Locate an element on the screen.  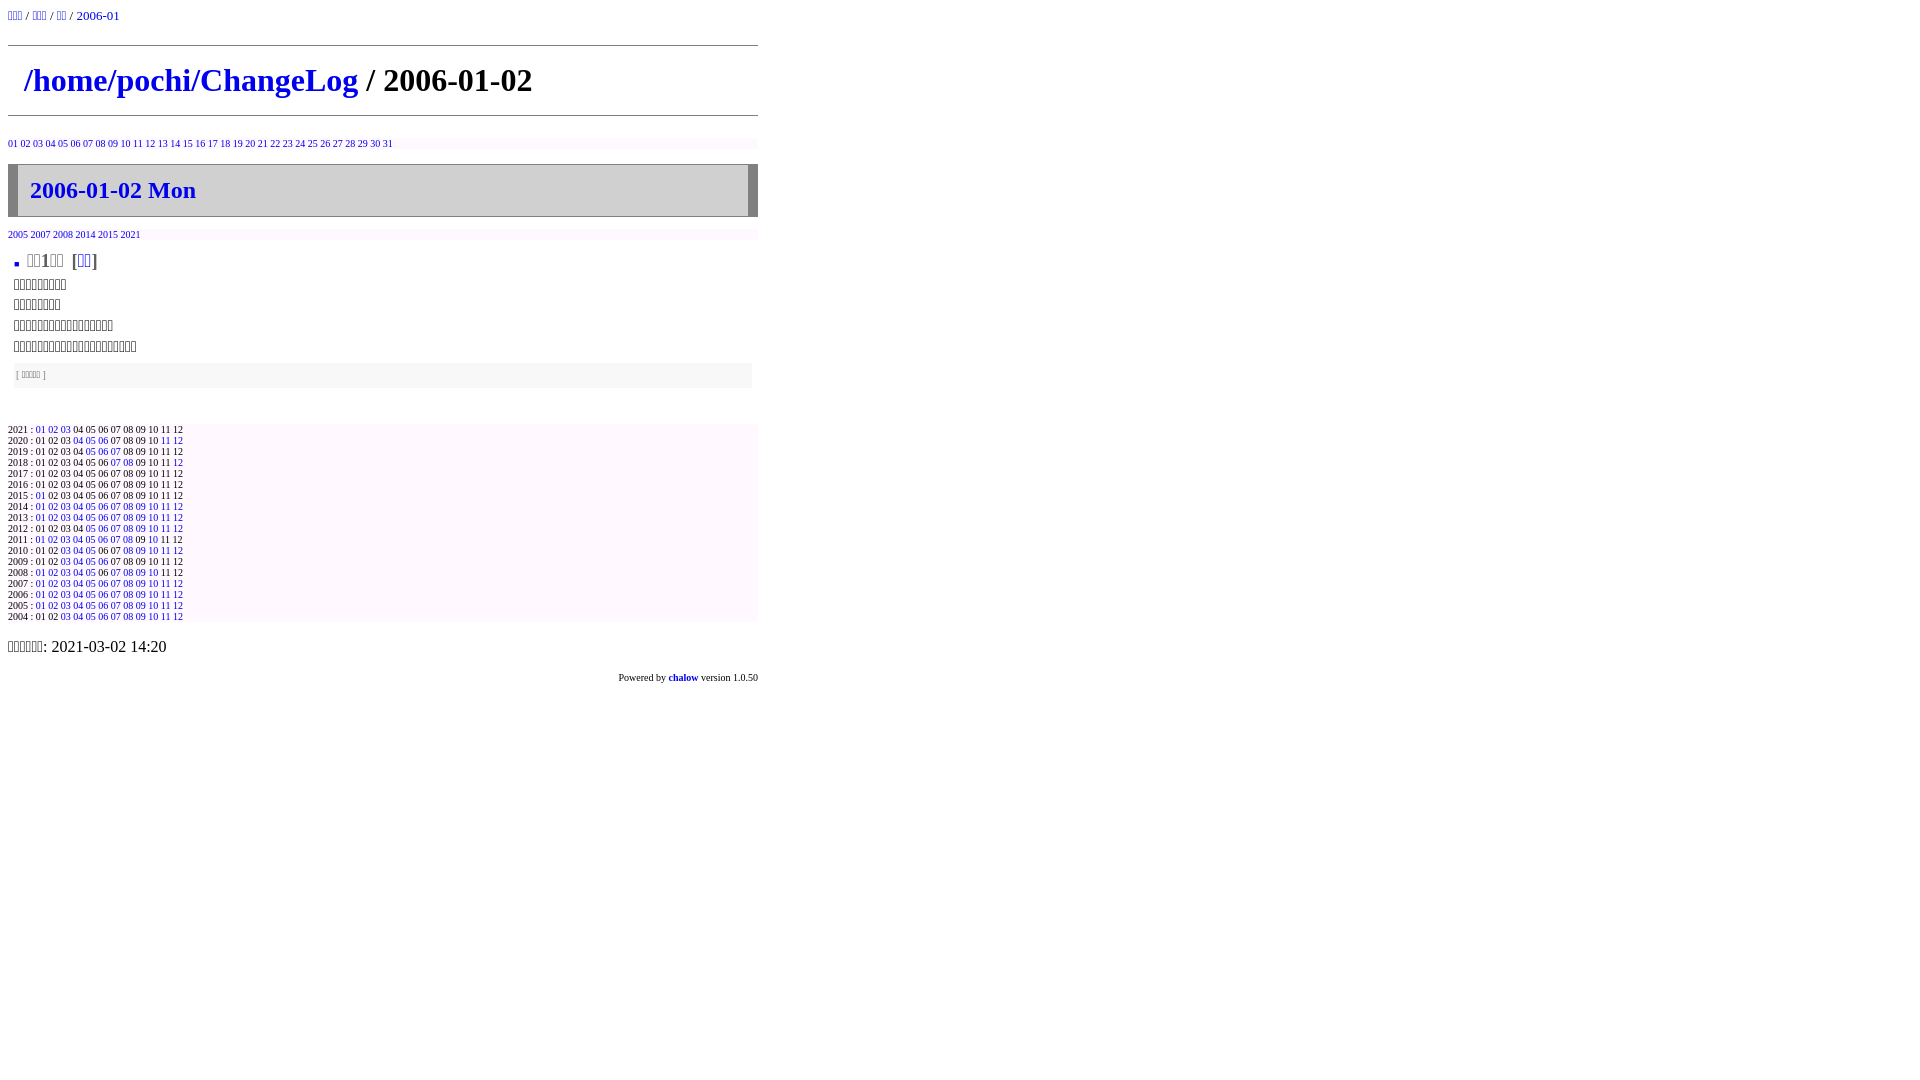
'19' is located at coordinates (233, 142).